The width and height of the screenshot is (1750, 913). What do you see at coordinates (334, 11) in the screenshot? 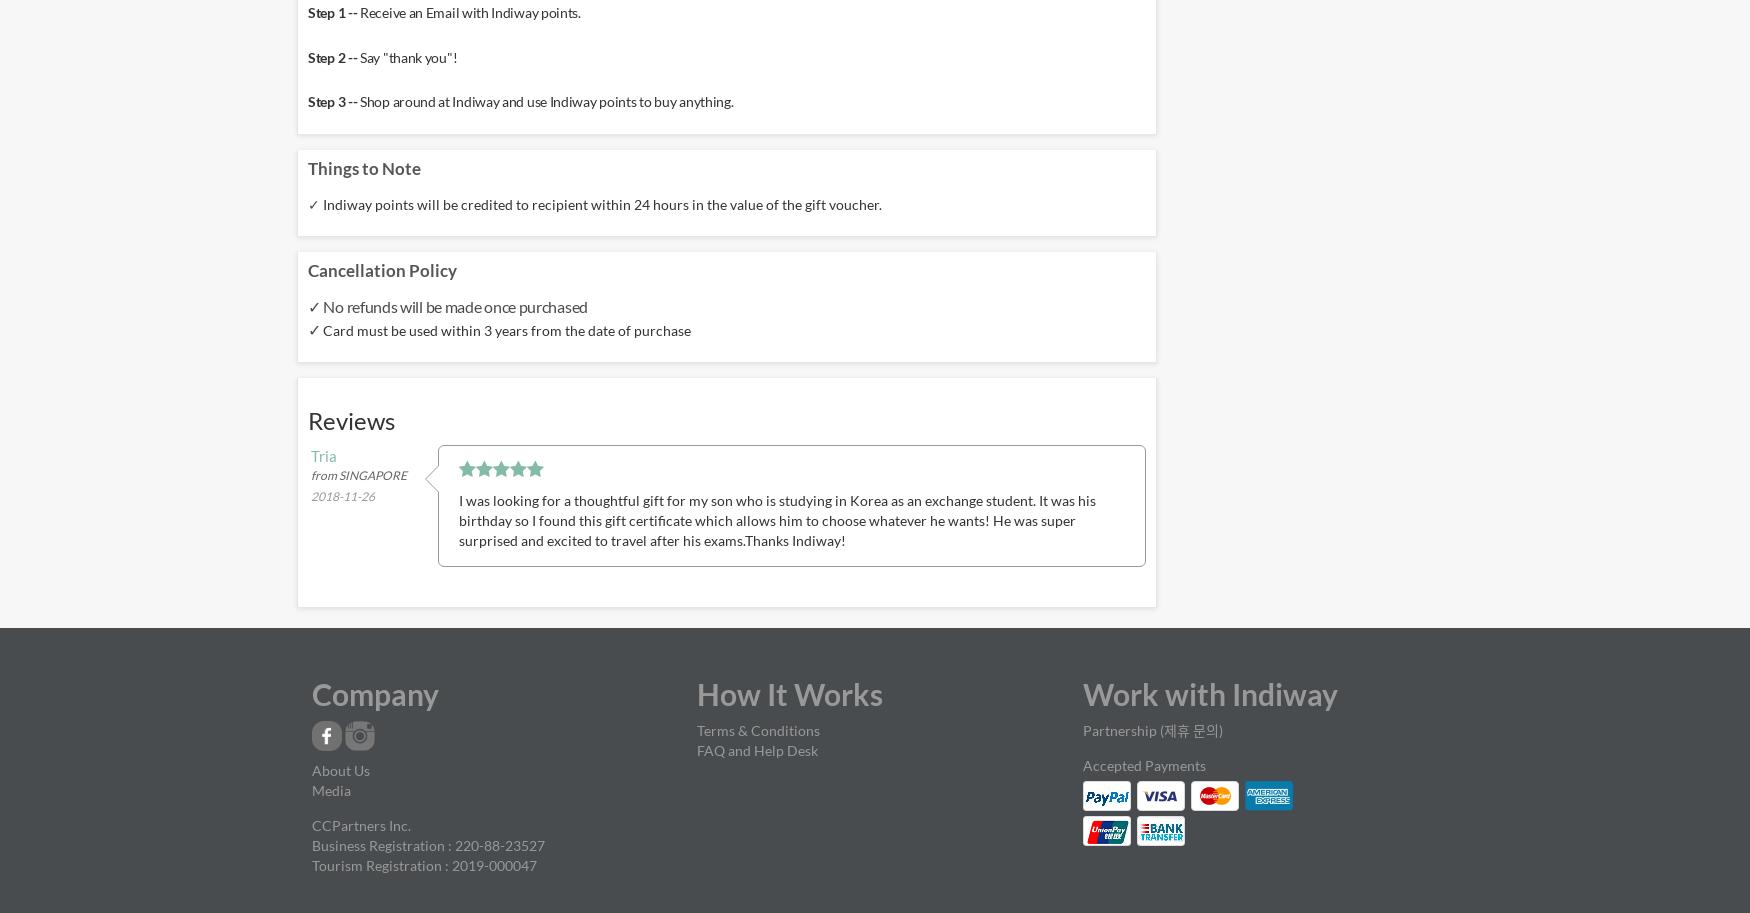
I see `'Step 1 --'` at bounding box center [334, 11].